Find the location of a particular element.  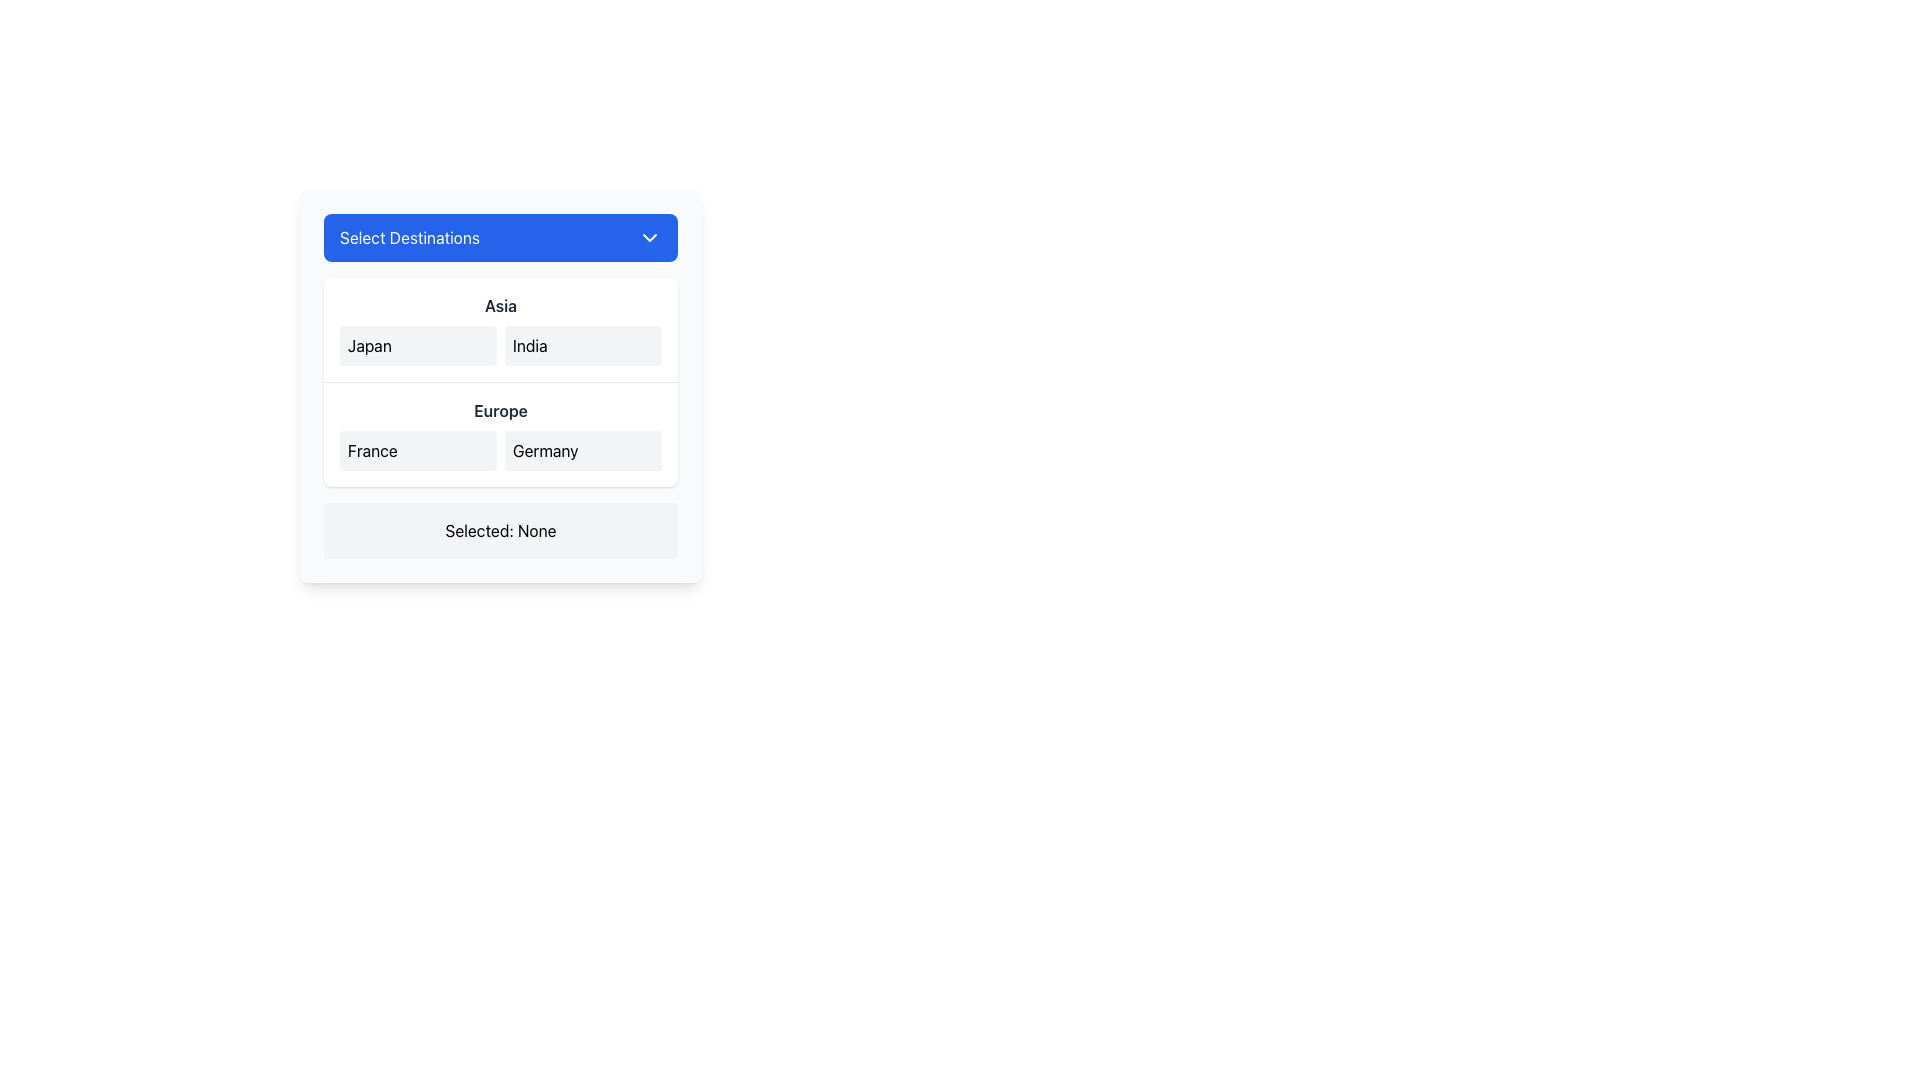

the dropdown trigger button for selecting destinations is located at coordinates (500, 237).